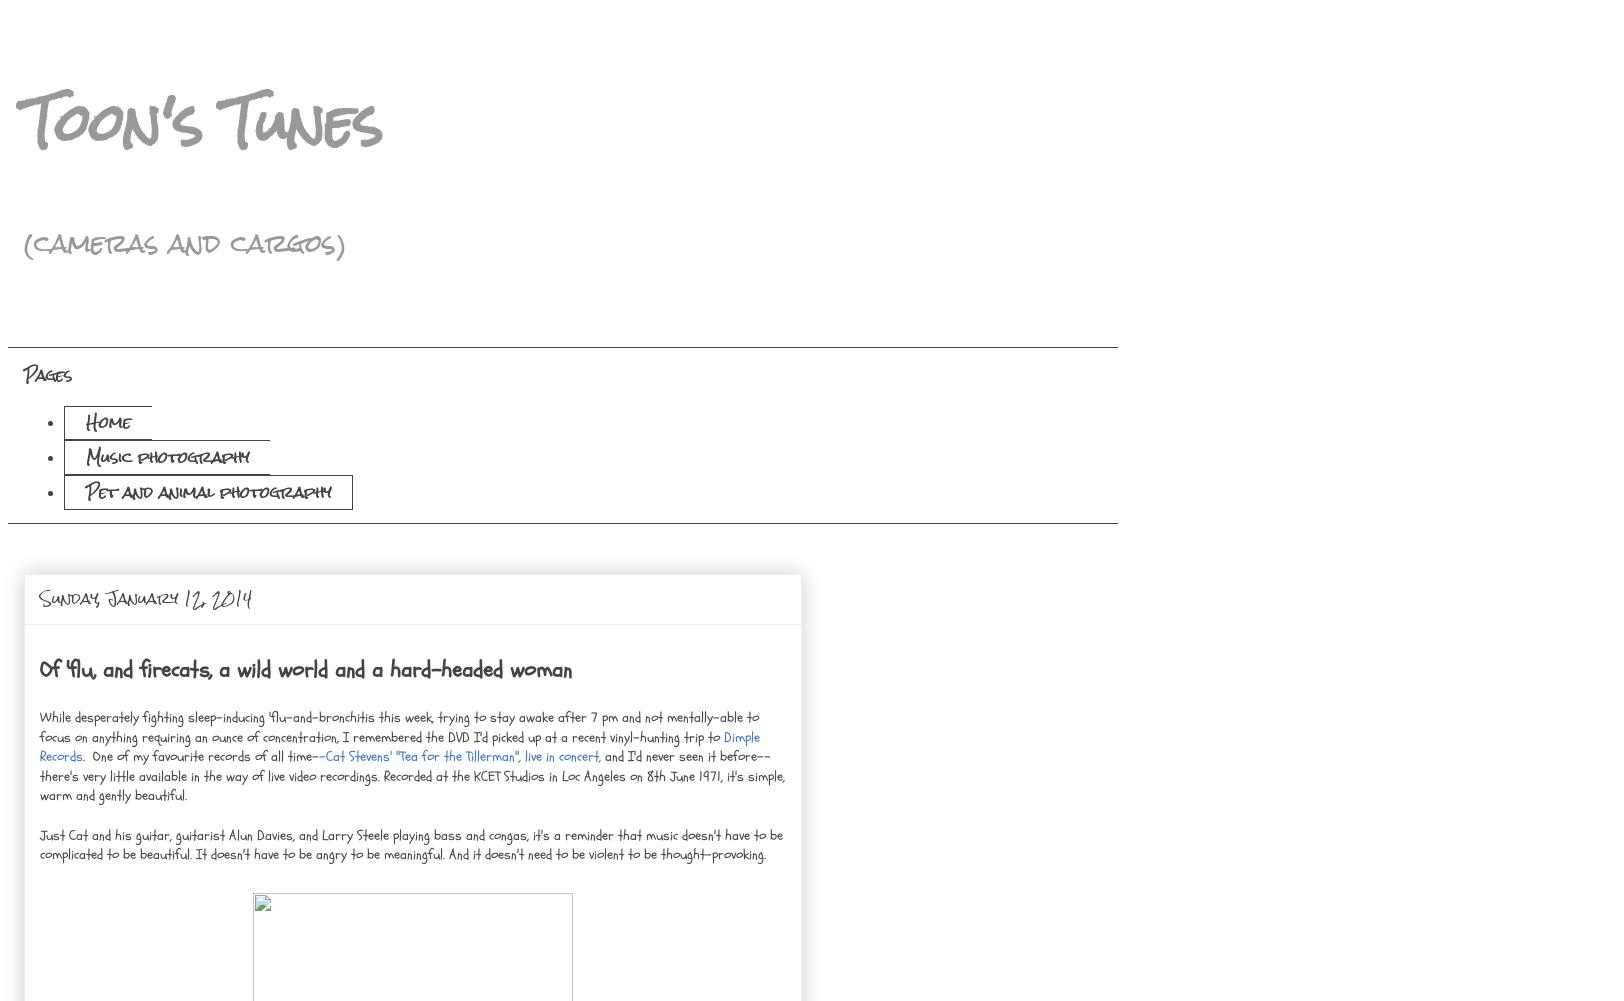  I want to click on 'Just Cat and his guitar, guitarist Alun Davies, and Larry Steele playing bass and congas, it's a reminder that music doesn't have to be complicated to be beautiful. It doesn't have to be angry to be meaningful. And it doesn't need to be violent to be thought-provoking.', so click(411, 843).